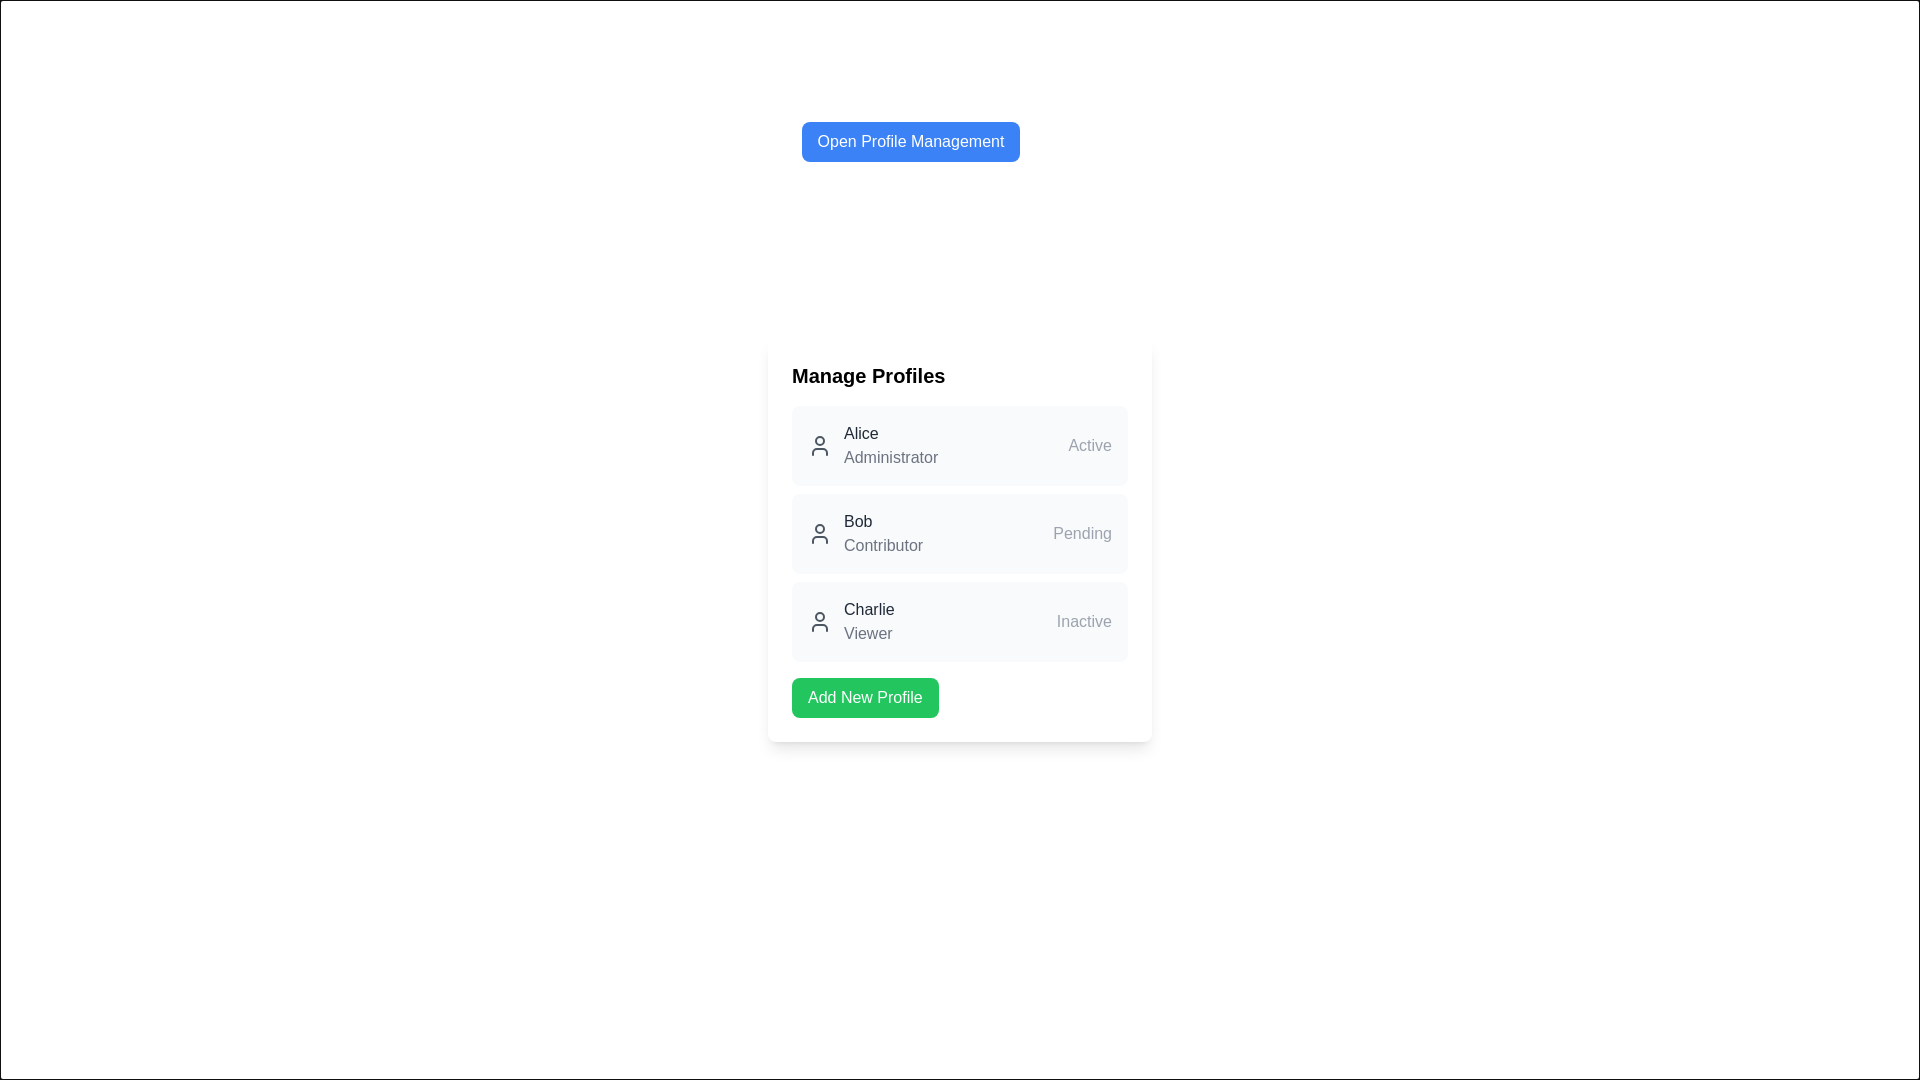  Describe the element at coordinates (910, 141) in the screenshot. I see `the dialog title to focus on it` at that location.